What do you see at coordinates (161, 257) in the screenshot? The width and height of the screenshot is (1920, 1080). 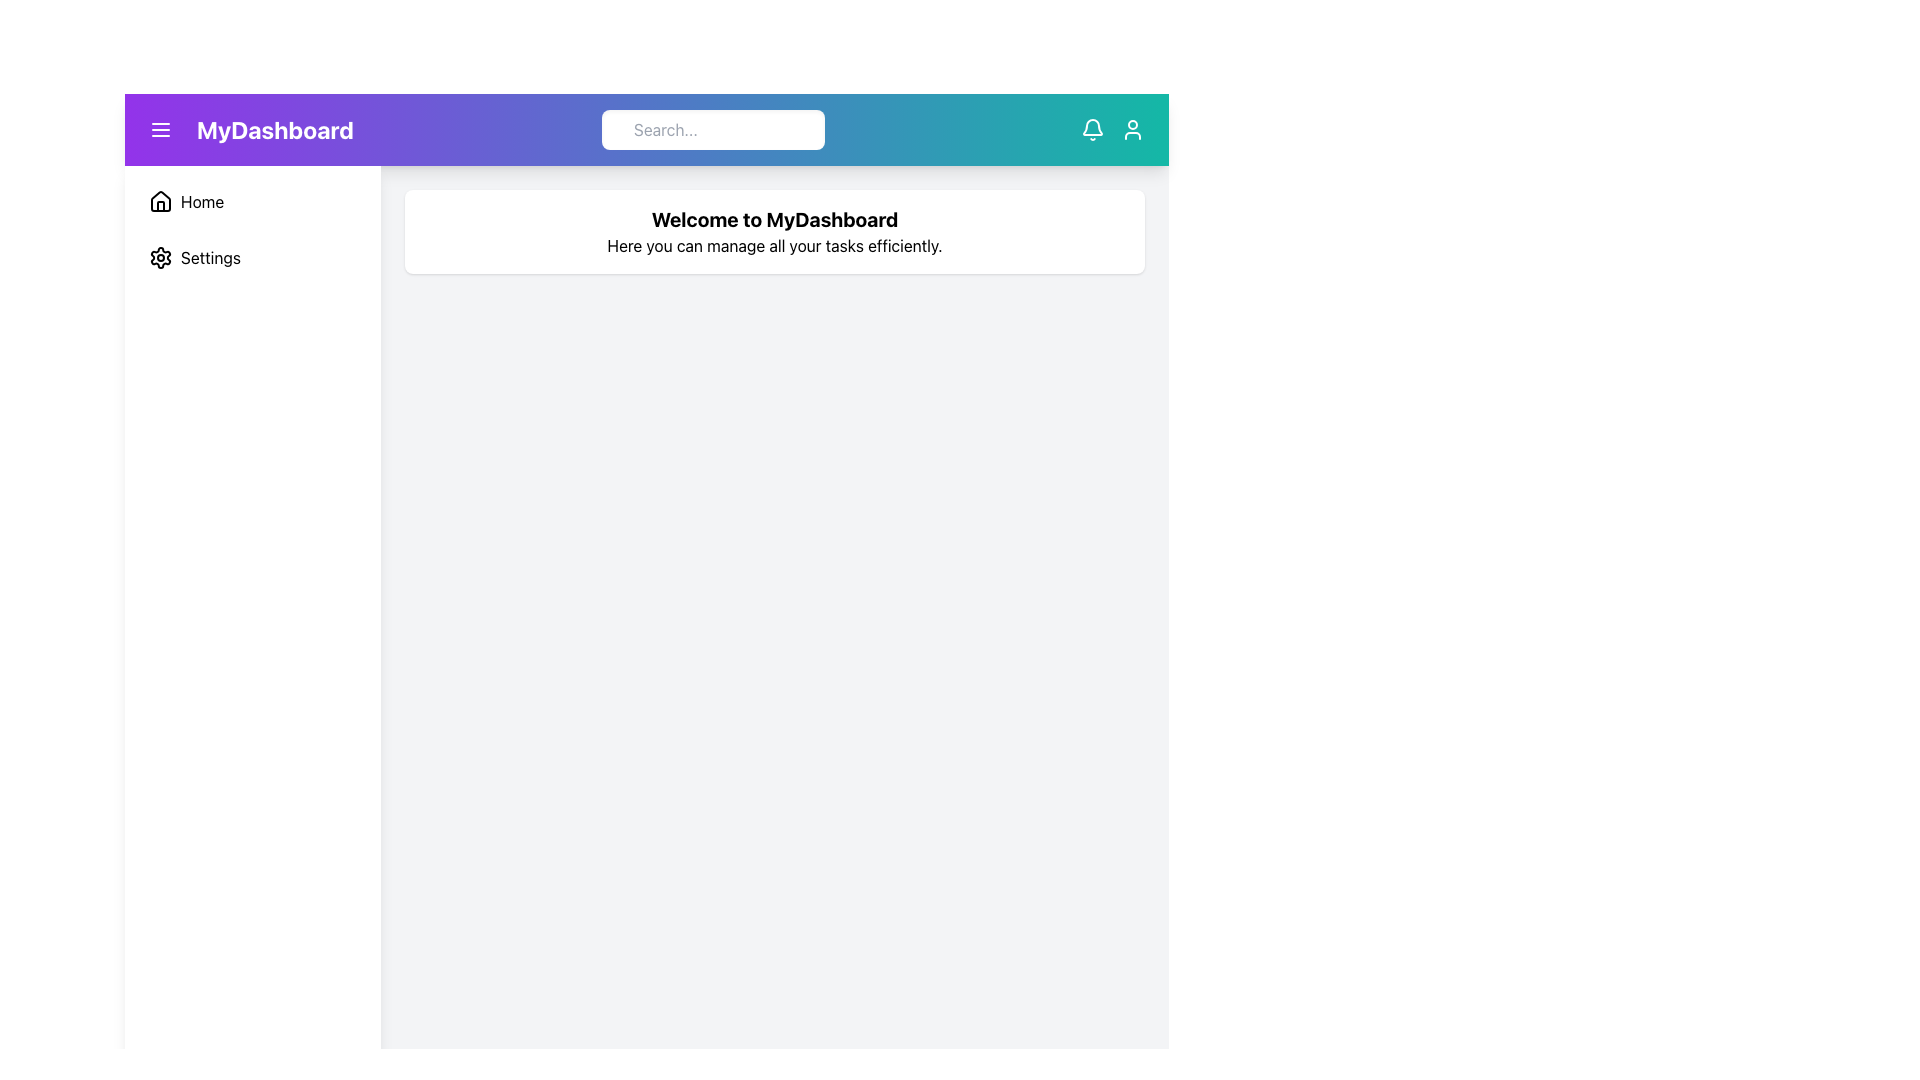 I see `the gear icon in the vertical navigation menu` at bounding box center [161, 257].